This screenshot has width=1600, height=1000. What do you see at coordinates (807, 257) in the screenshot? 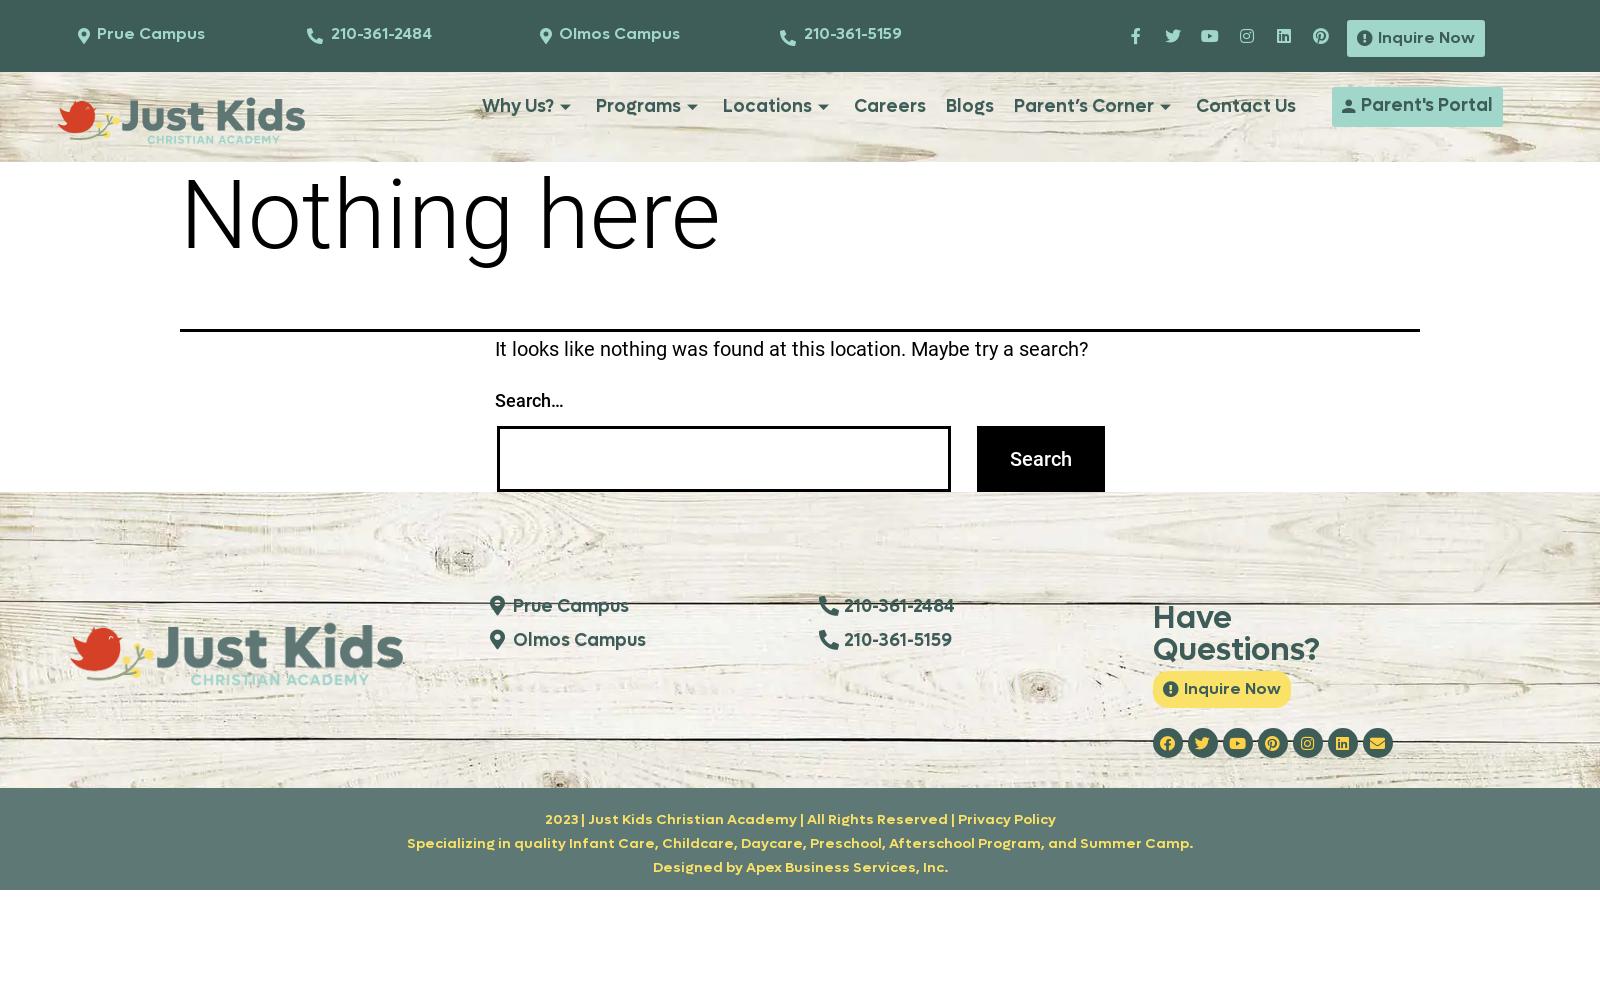
I see `'Contact Prue Campus'` at bounding box center [807, 257].